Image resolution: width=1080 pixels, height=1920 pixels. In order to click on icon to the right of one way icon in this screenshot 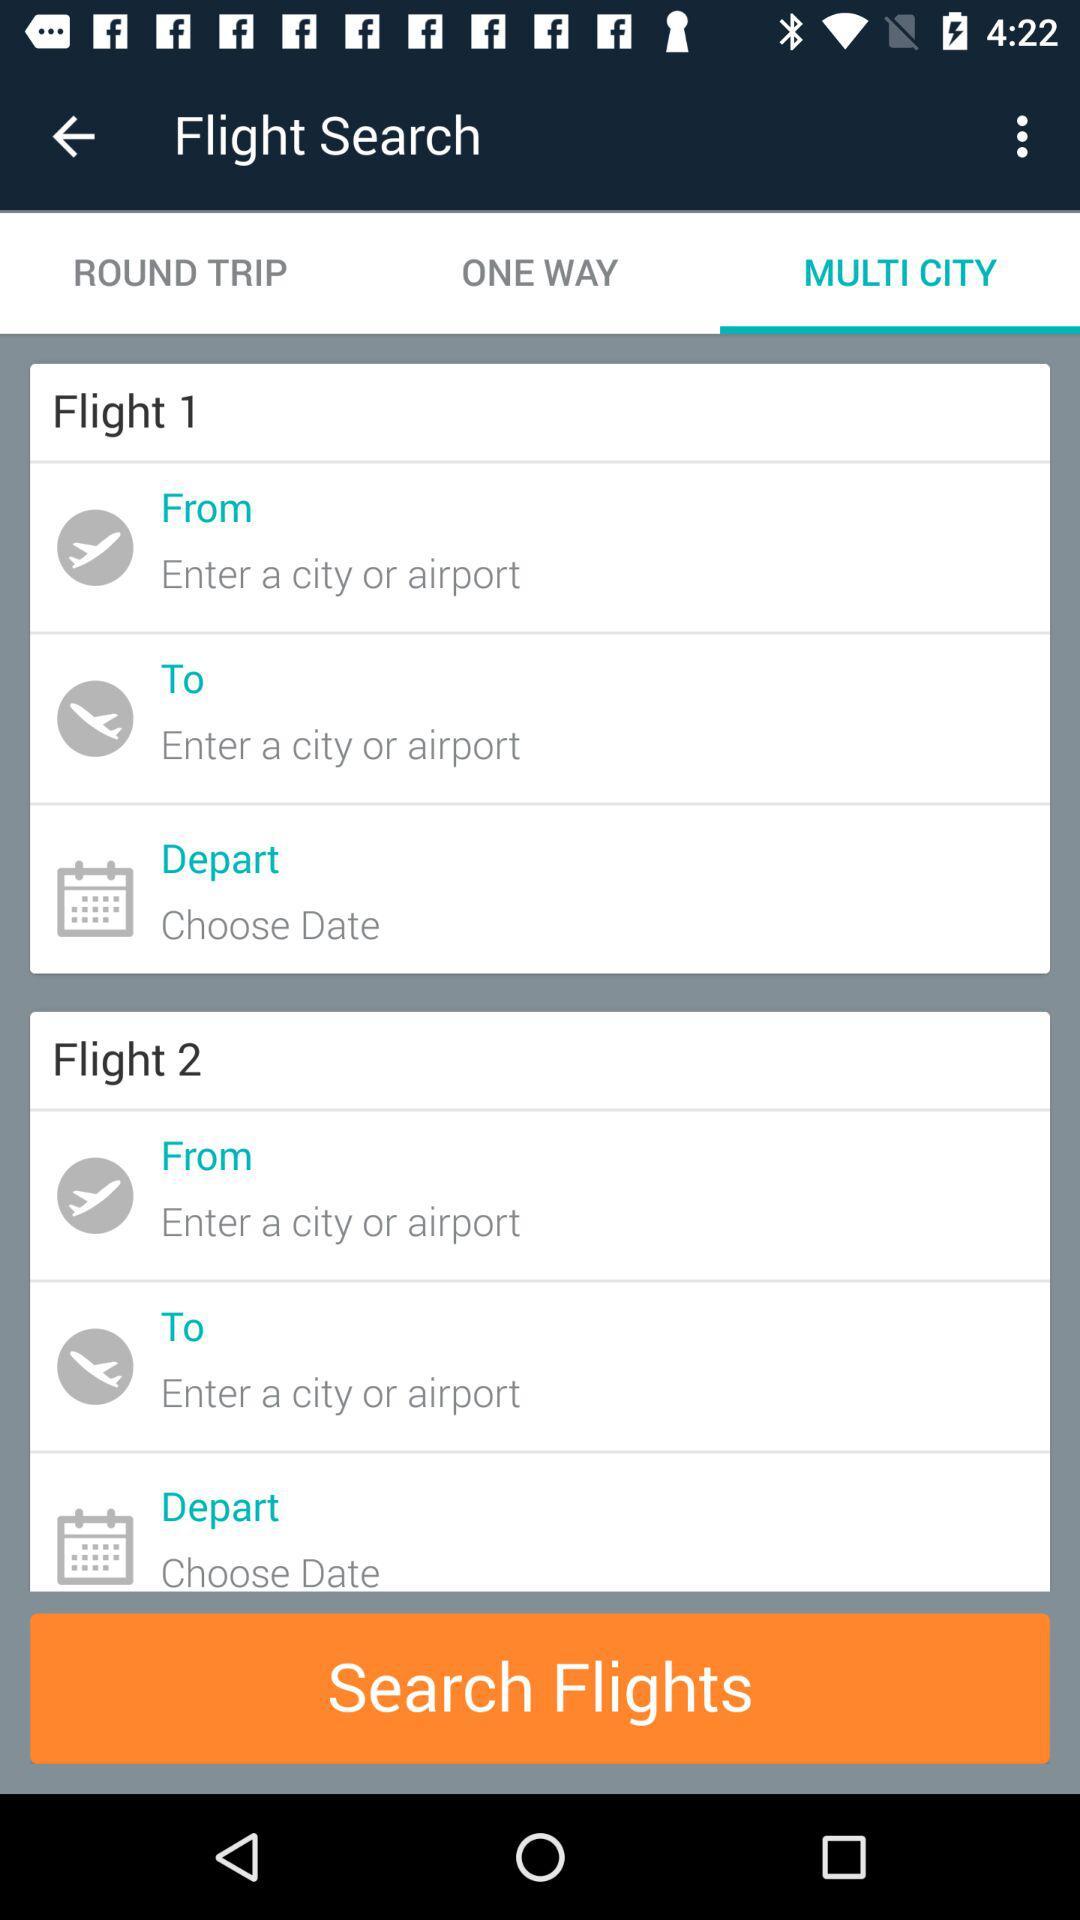, I will do `click(1027, 135)`.